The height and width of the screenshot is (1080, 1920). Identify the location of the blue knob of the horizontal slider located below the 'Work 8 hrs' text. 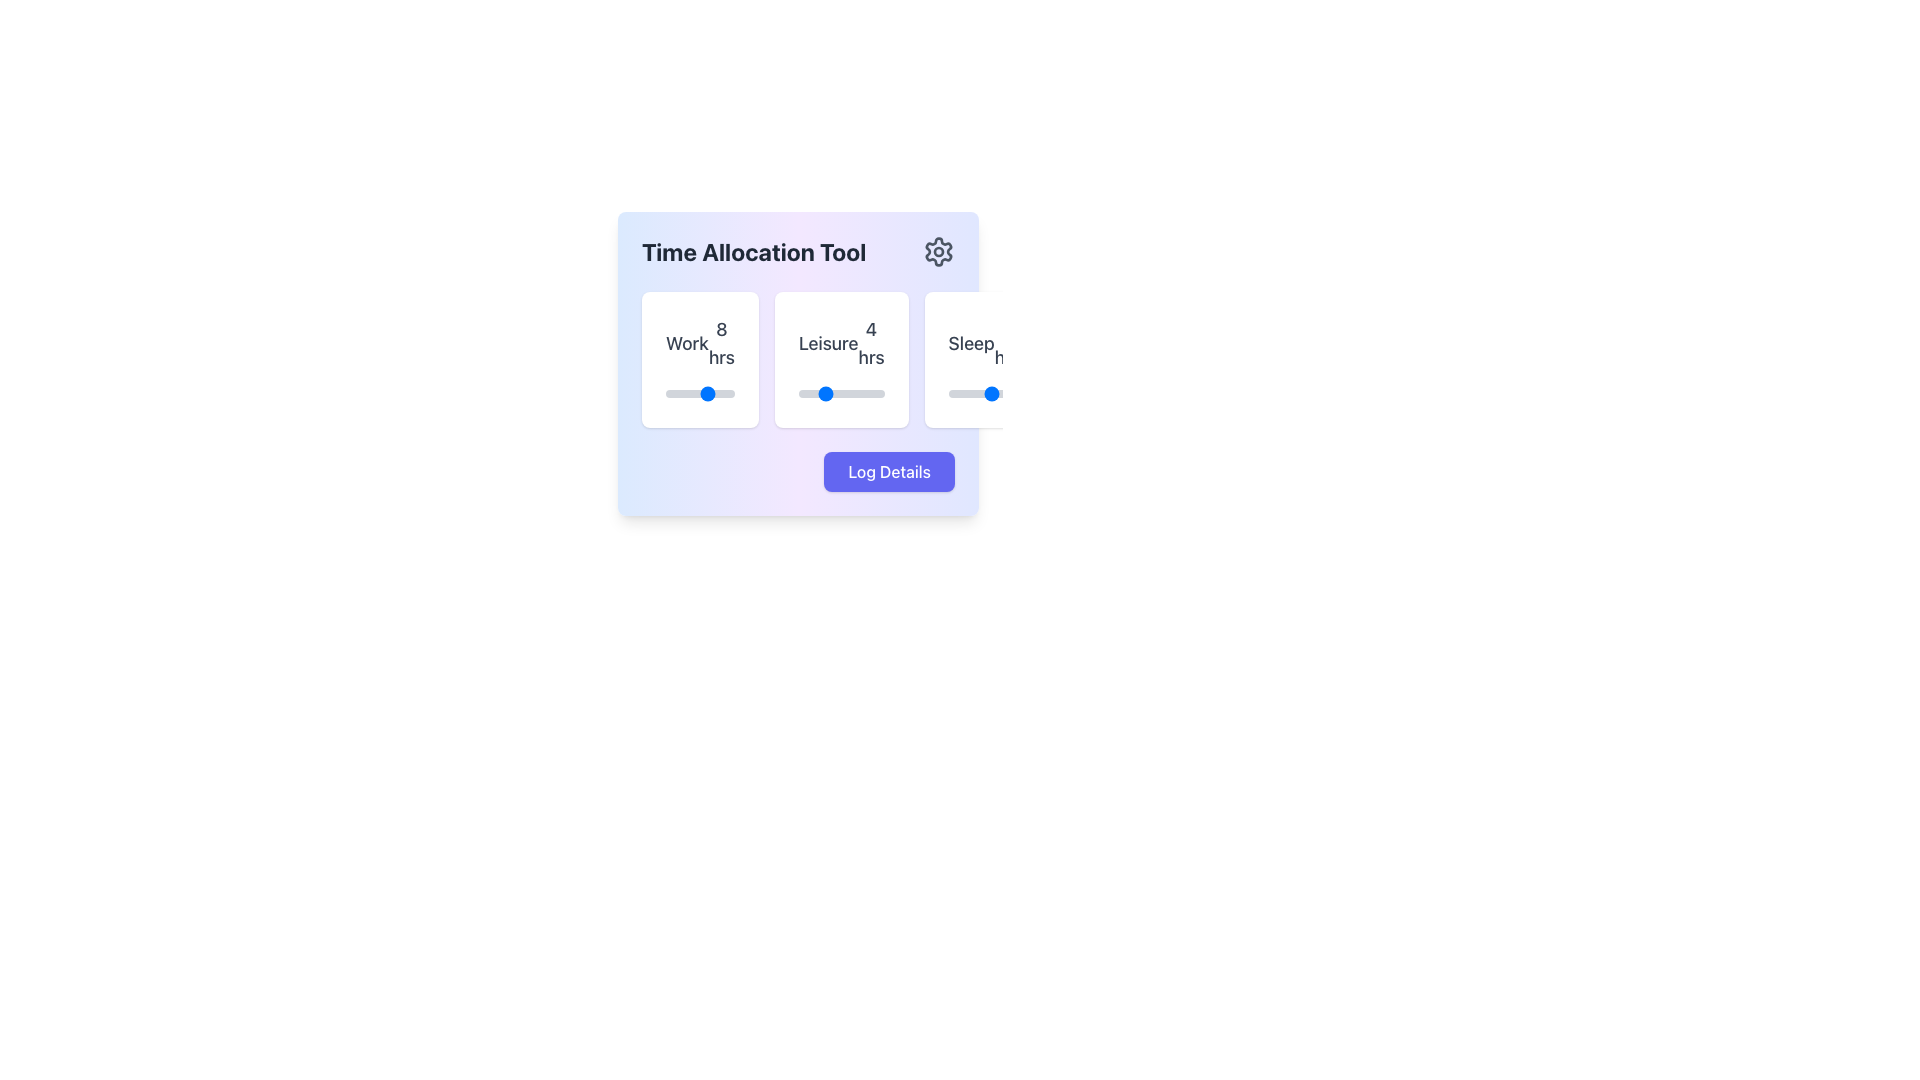
(700, 393).